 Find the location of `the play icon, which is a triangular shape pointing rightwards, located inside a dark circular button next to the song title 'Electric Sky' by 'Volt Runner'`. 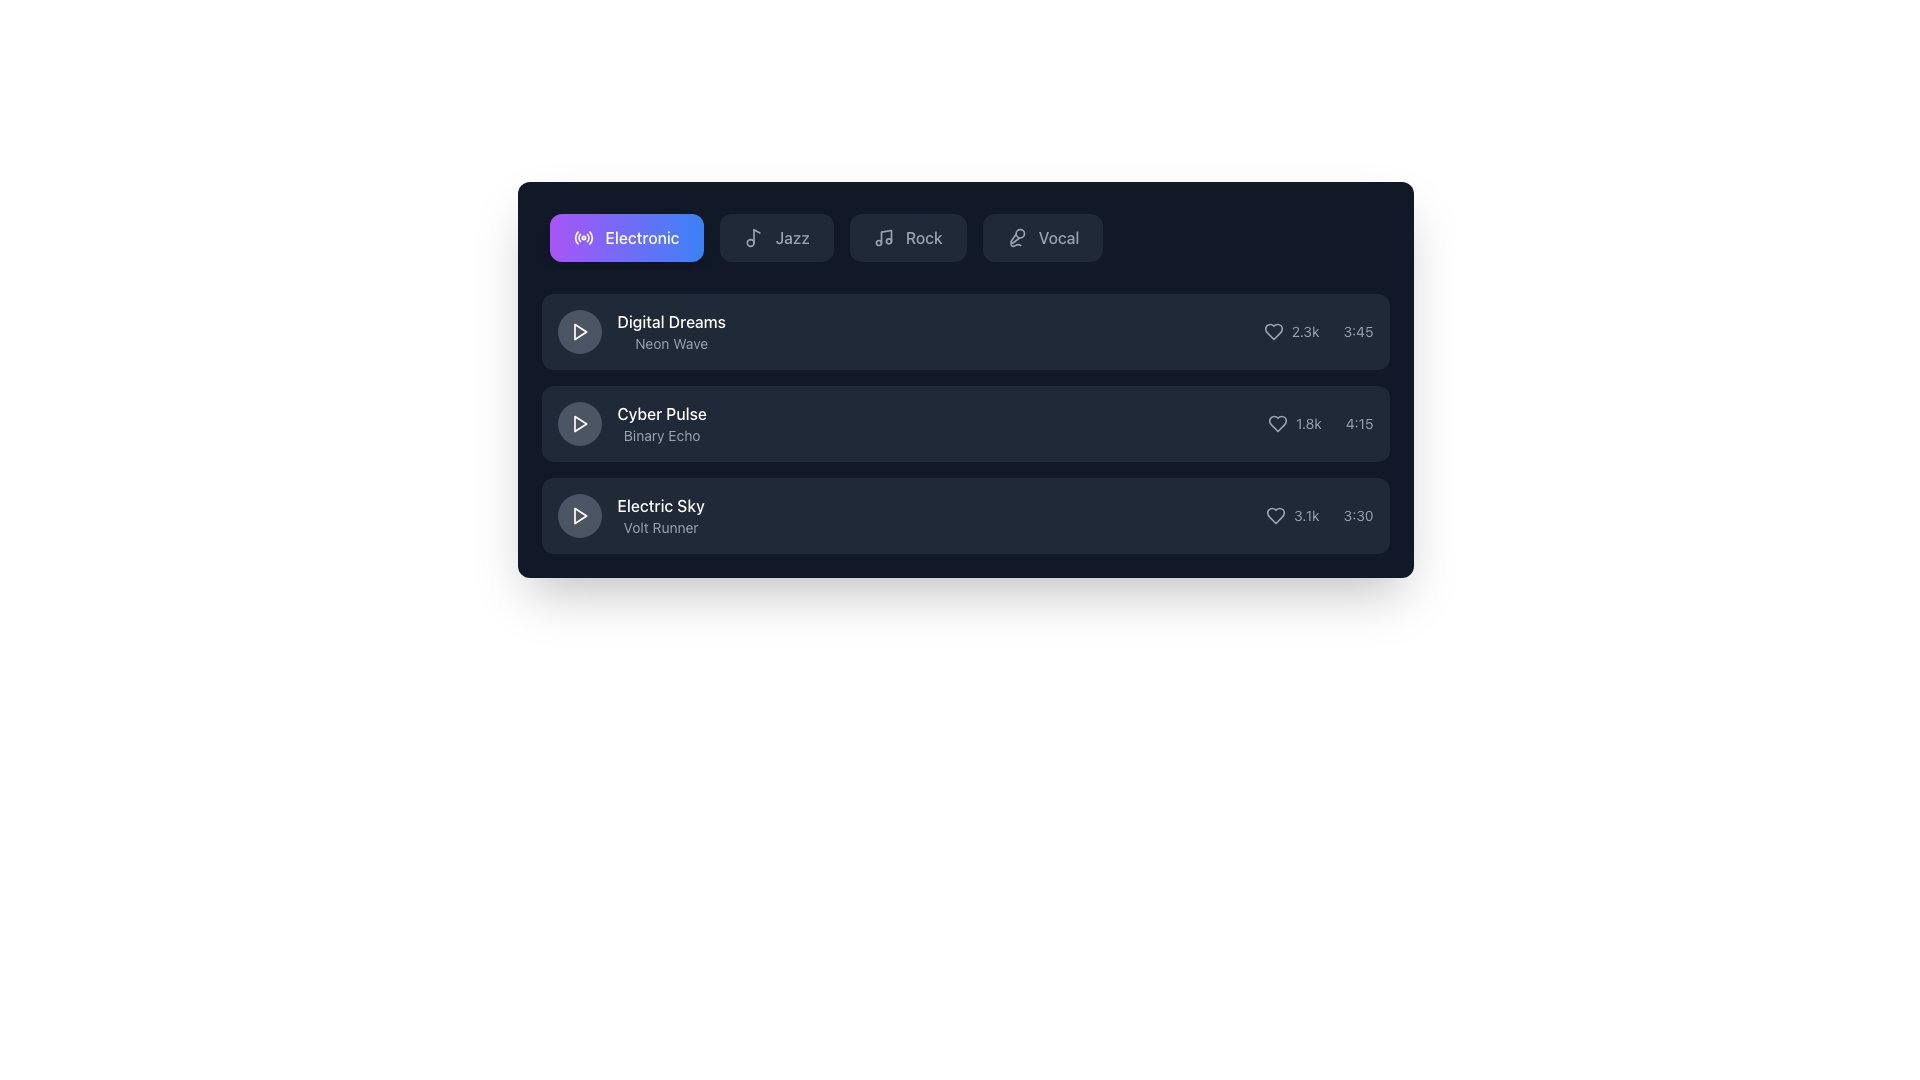

the play icon, which is a triangular shape pointing rightwards, located inside a dark circular button next to the song title 'Electric Sky' by 'Volt Runner' is located at coordinates (579, 515).